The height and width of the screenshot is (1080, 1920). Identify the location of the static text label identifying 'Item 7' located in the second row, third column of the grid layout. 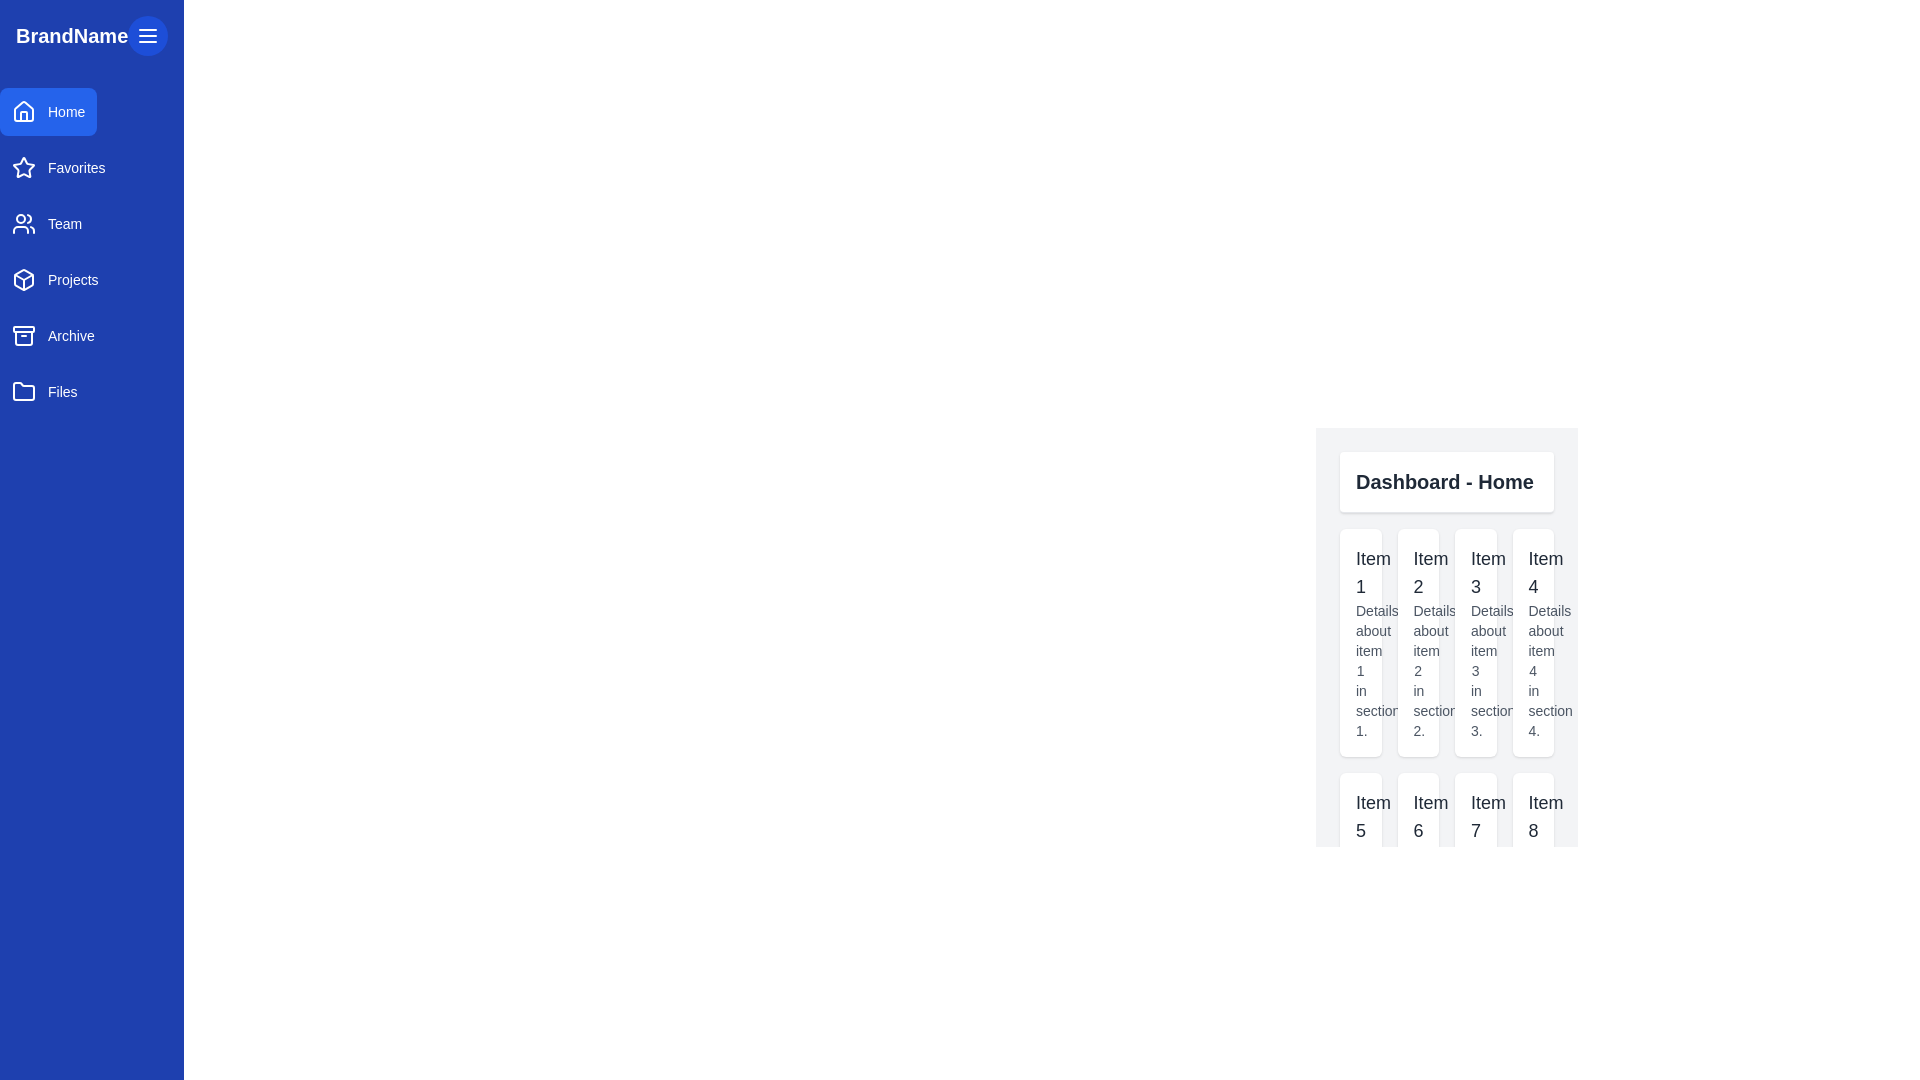
(1475, 817).